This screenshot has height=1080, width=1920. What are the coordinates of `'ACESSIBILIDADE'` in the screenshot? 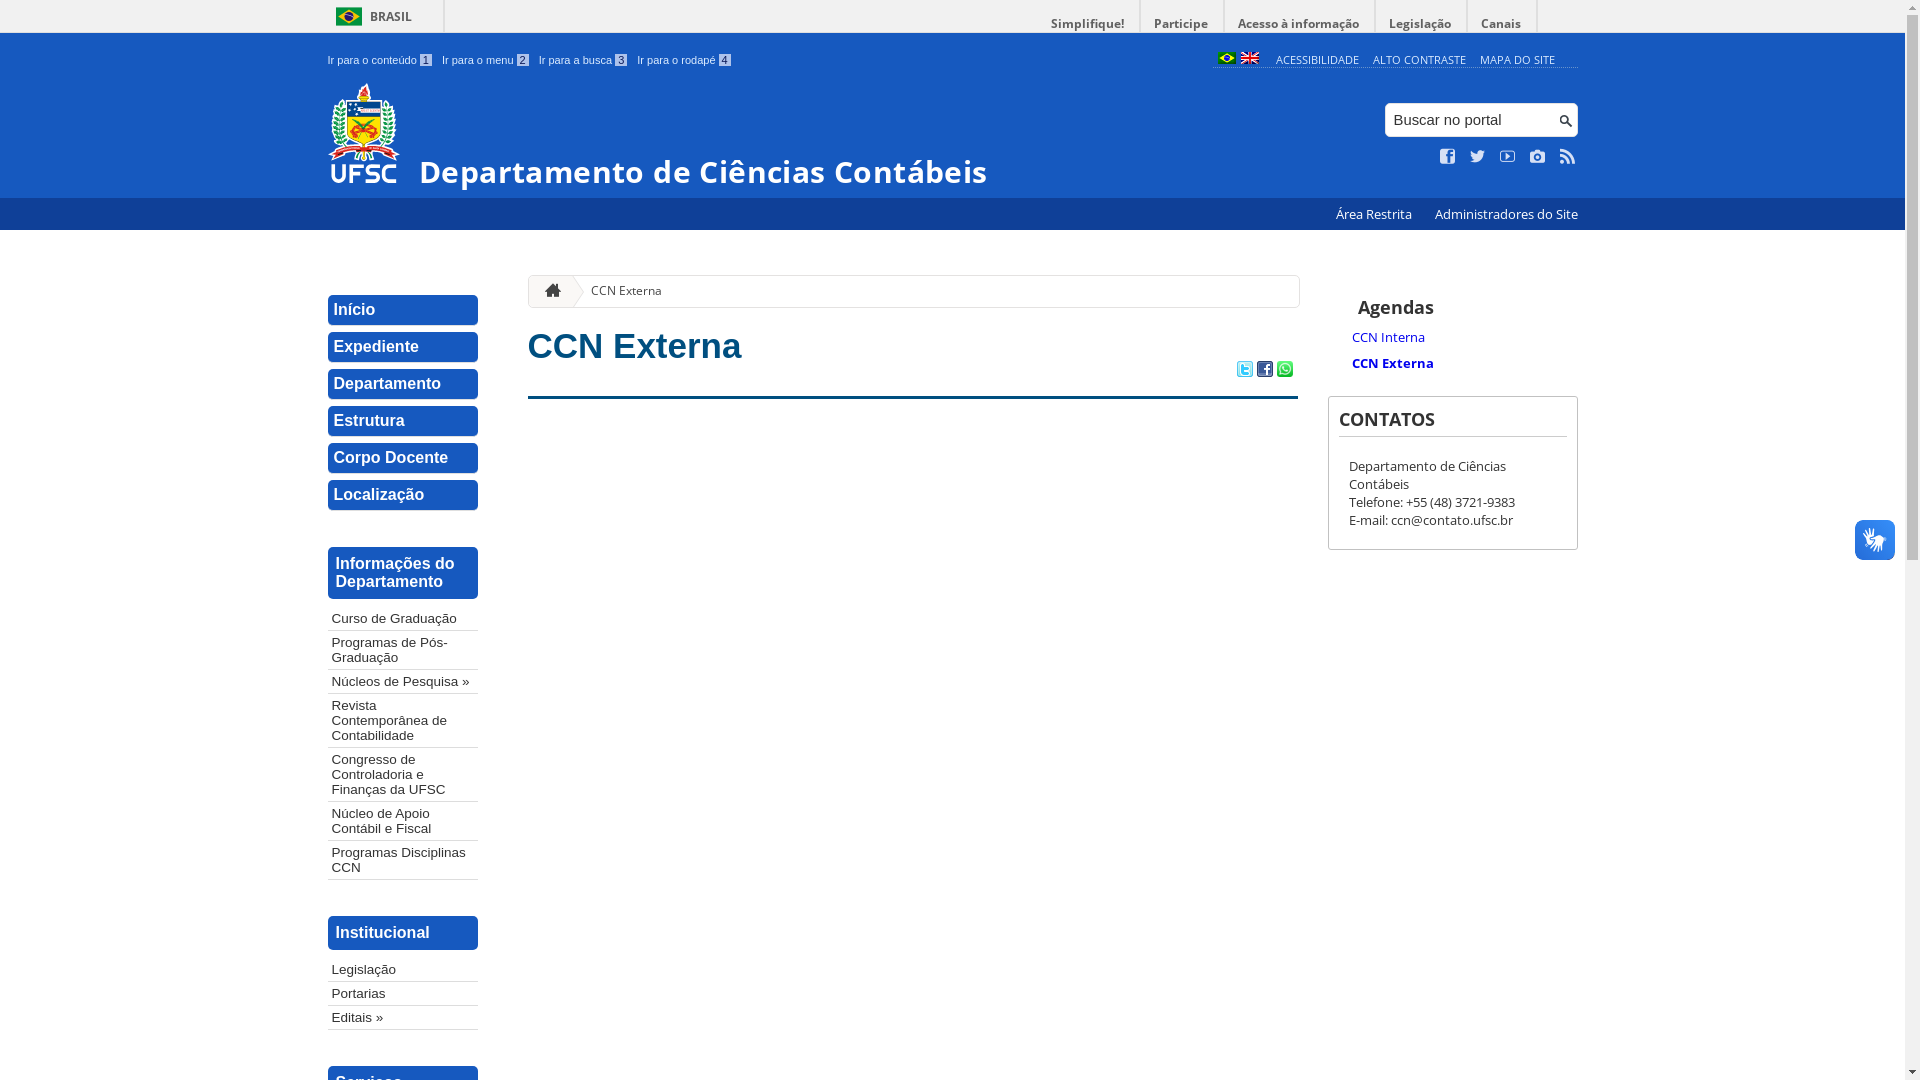 It's located at (1317, 58).